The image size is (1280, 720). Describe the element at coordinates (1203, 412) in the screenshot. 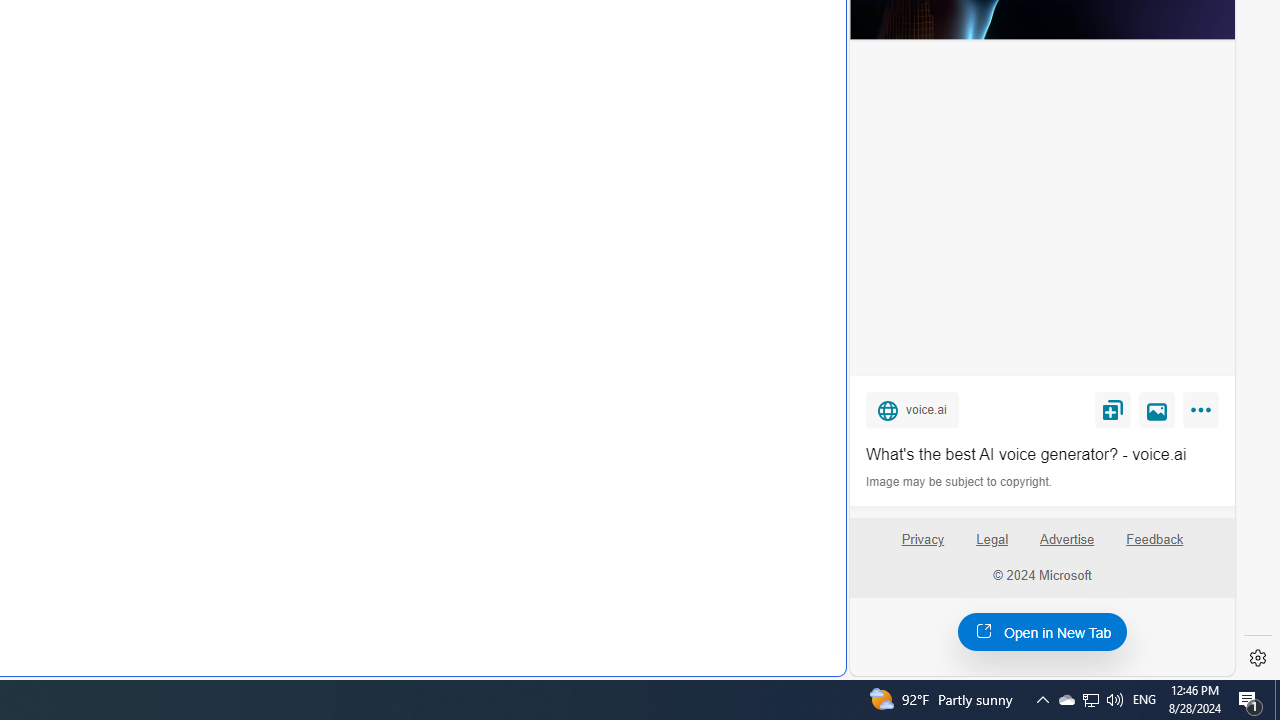

I see `'More'` at that location.